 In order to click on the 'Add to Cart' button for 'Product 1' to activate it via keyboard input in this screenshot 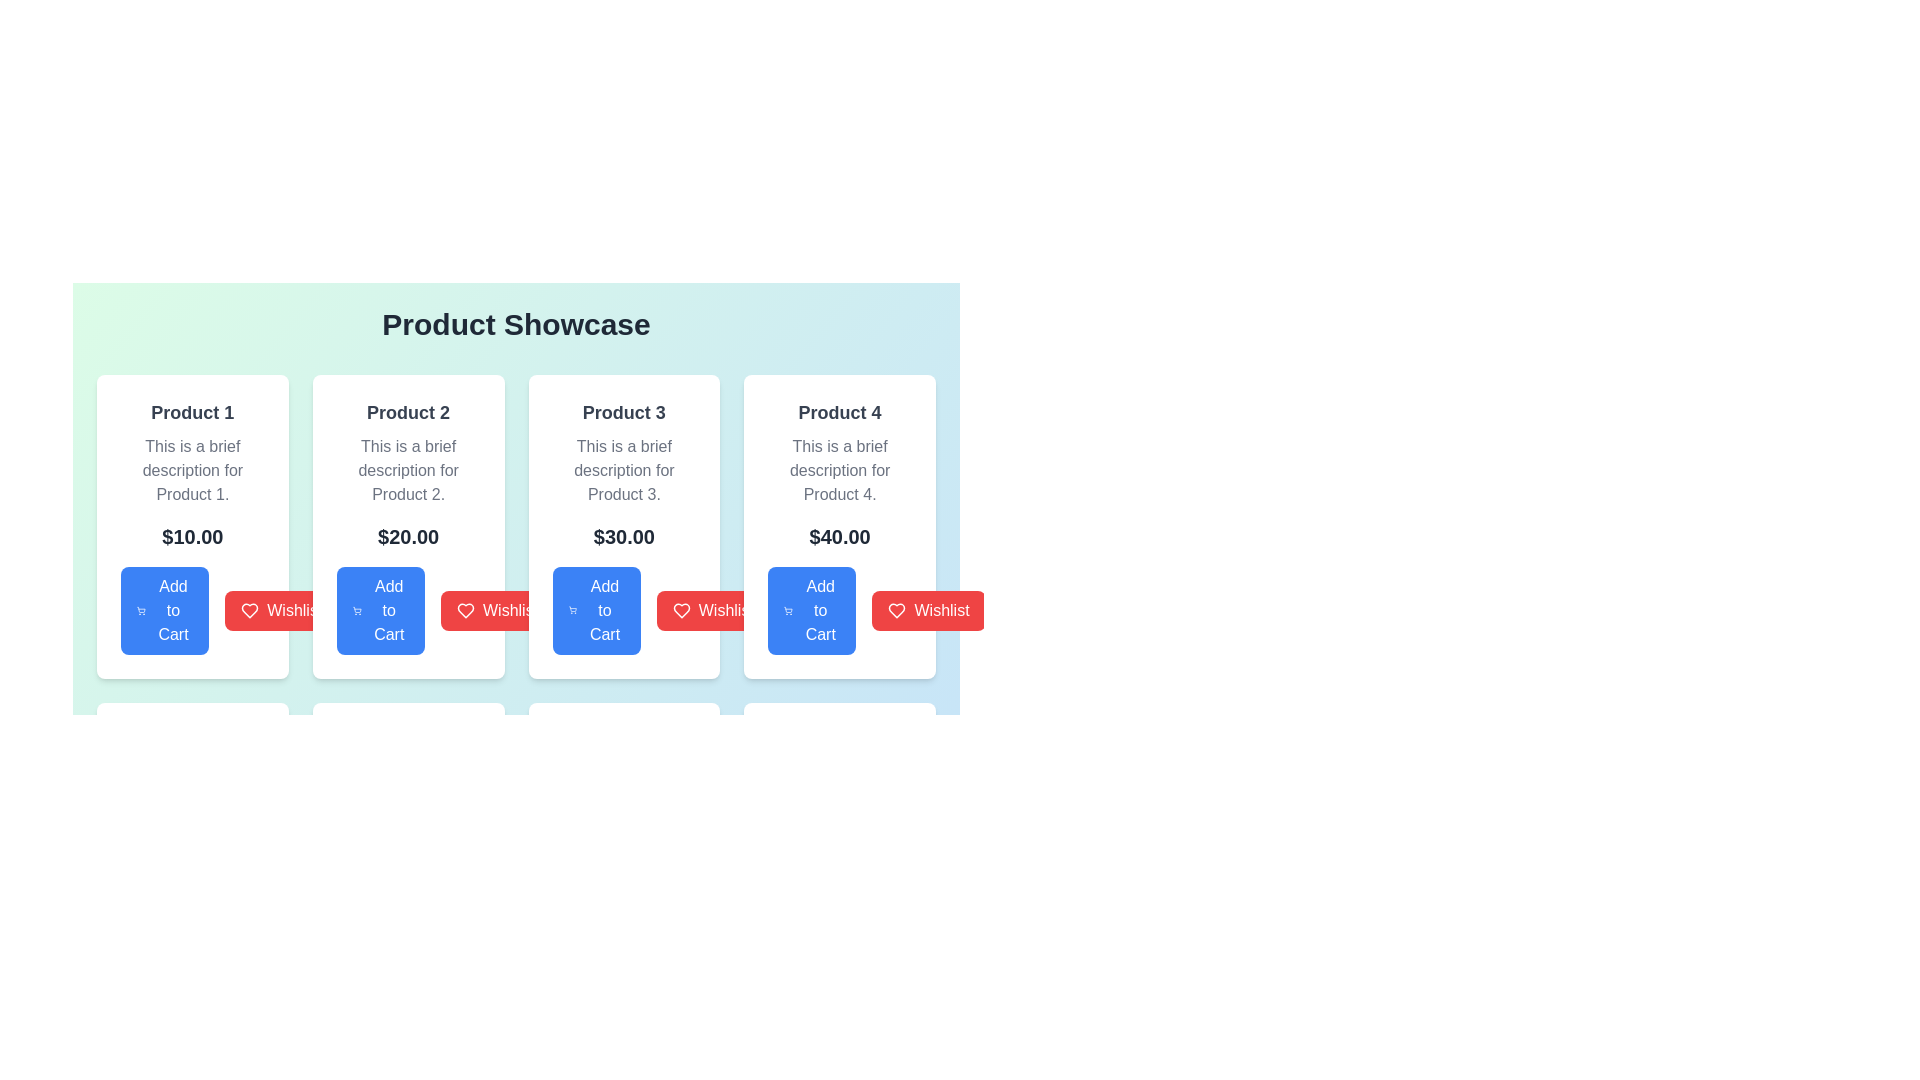, I will do `click(192, 609)`.